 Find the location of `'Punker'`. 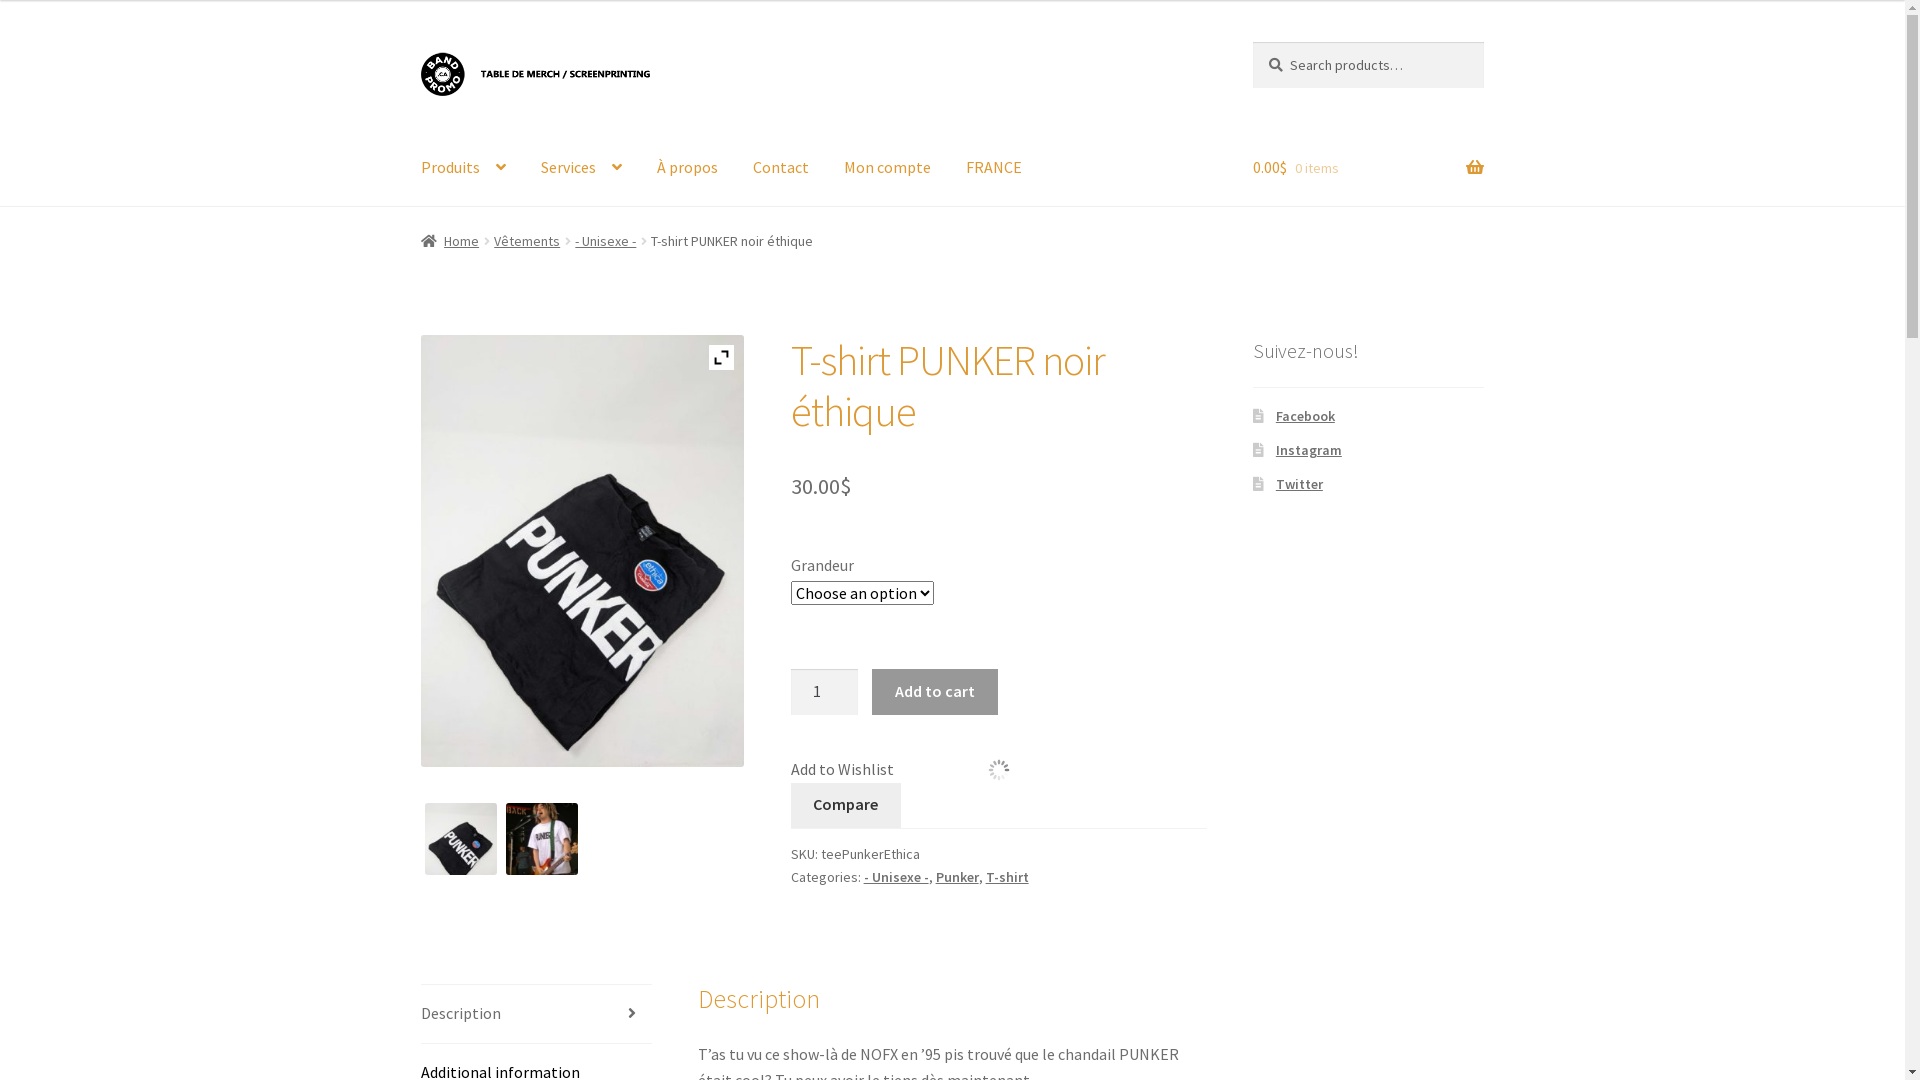

'Punker' is located at coordinates (956, 875).